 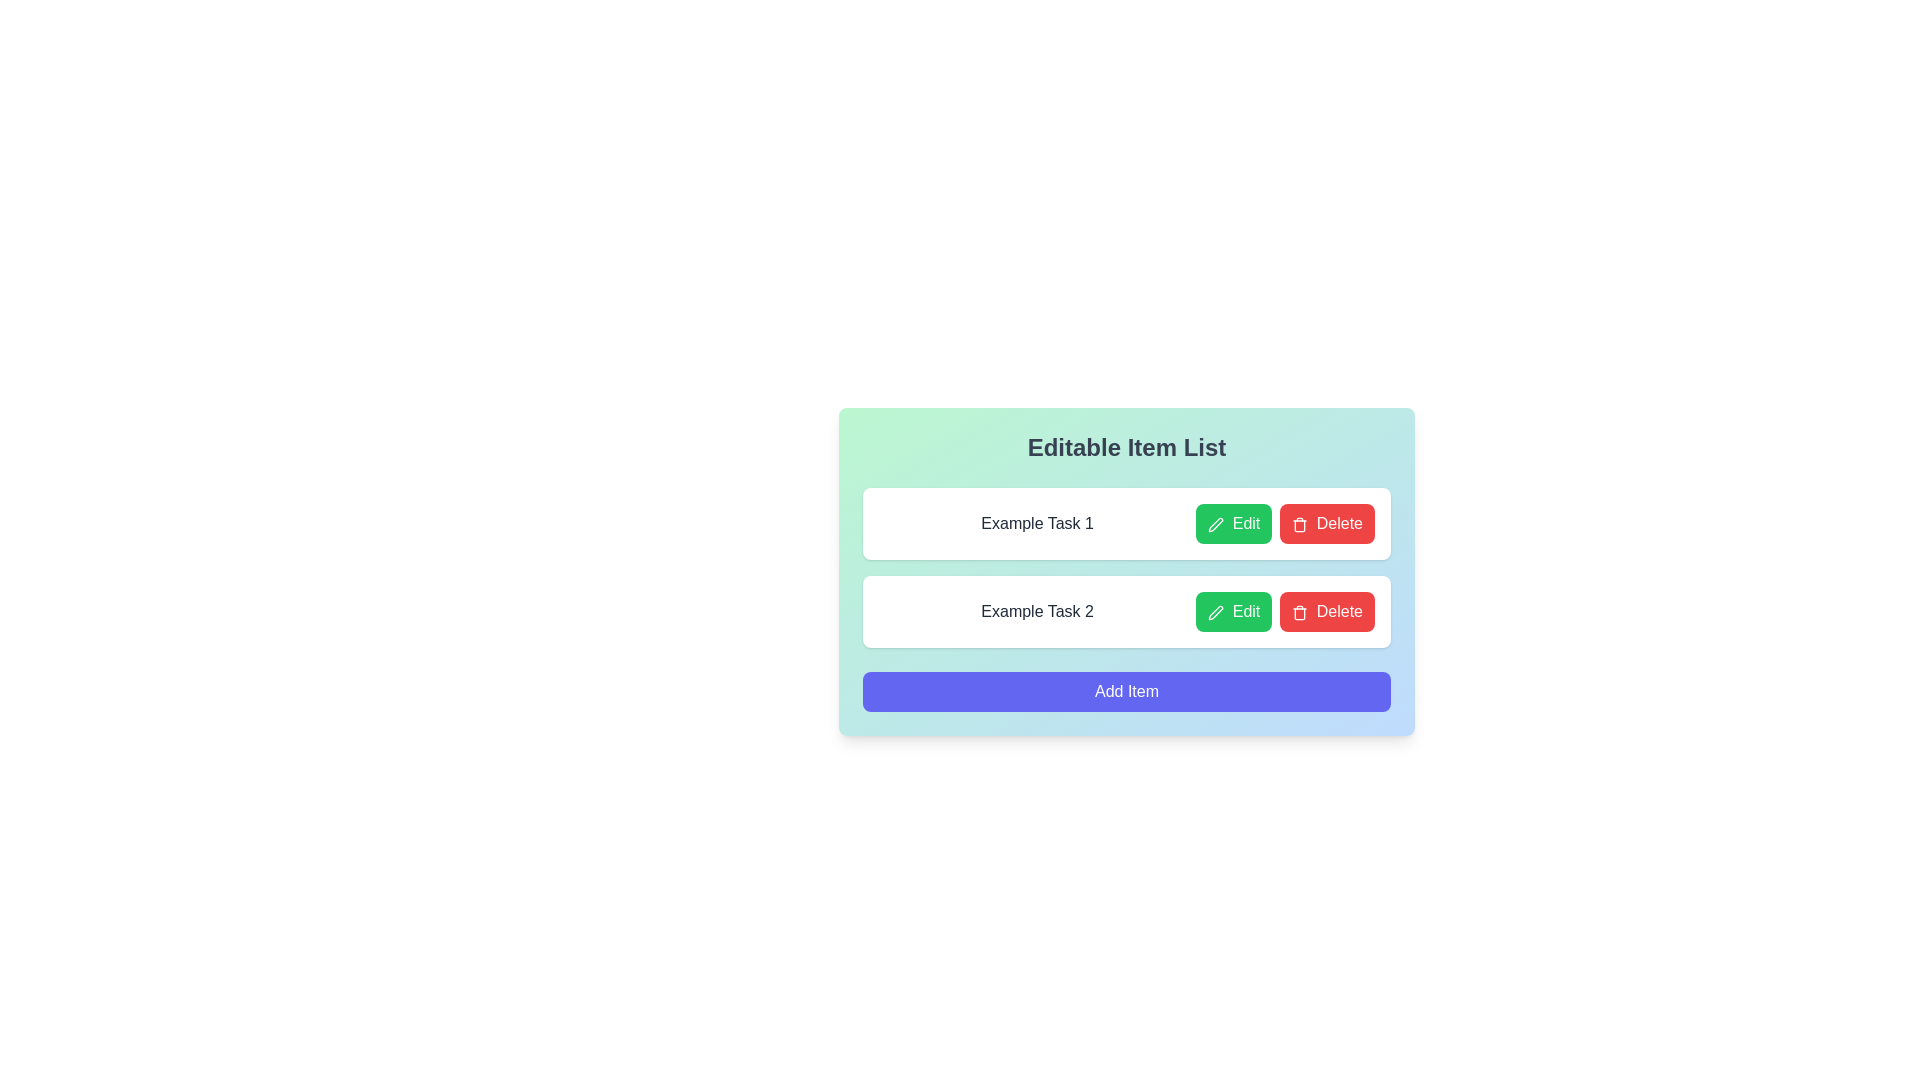 What do you see at coordinates (1215, 611) in the screenshot?
I see `the pen icon inside the green 'Edit' button, which is located to the right of the 'Example Task 2' text in the task list` at bounding box center [1215, 611].